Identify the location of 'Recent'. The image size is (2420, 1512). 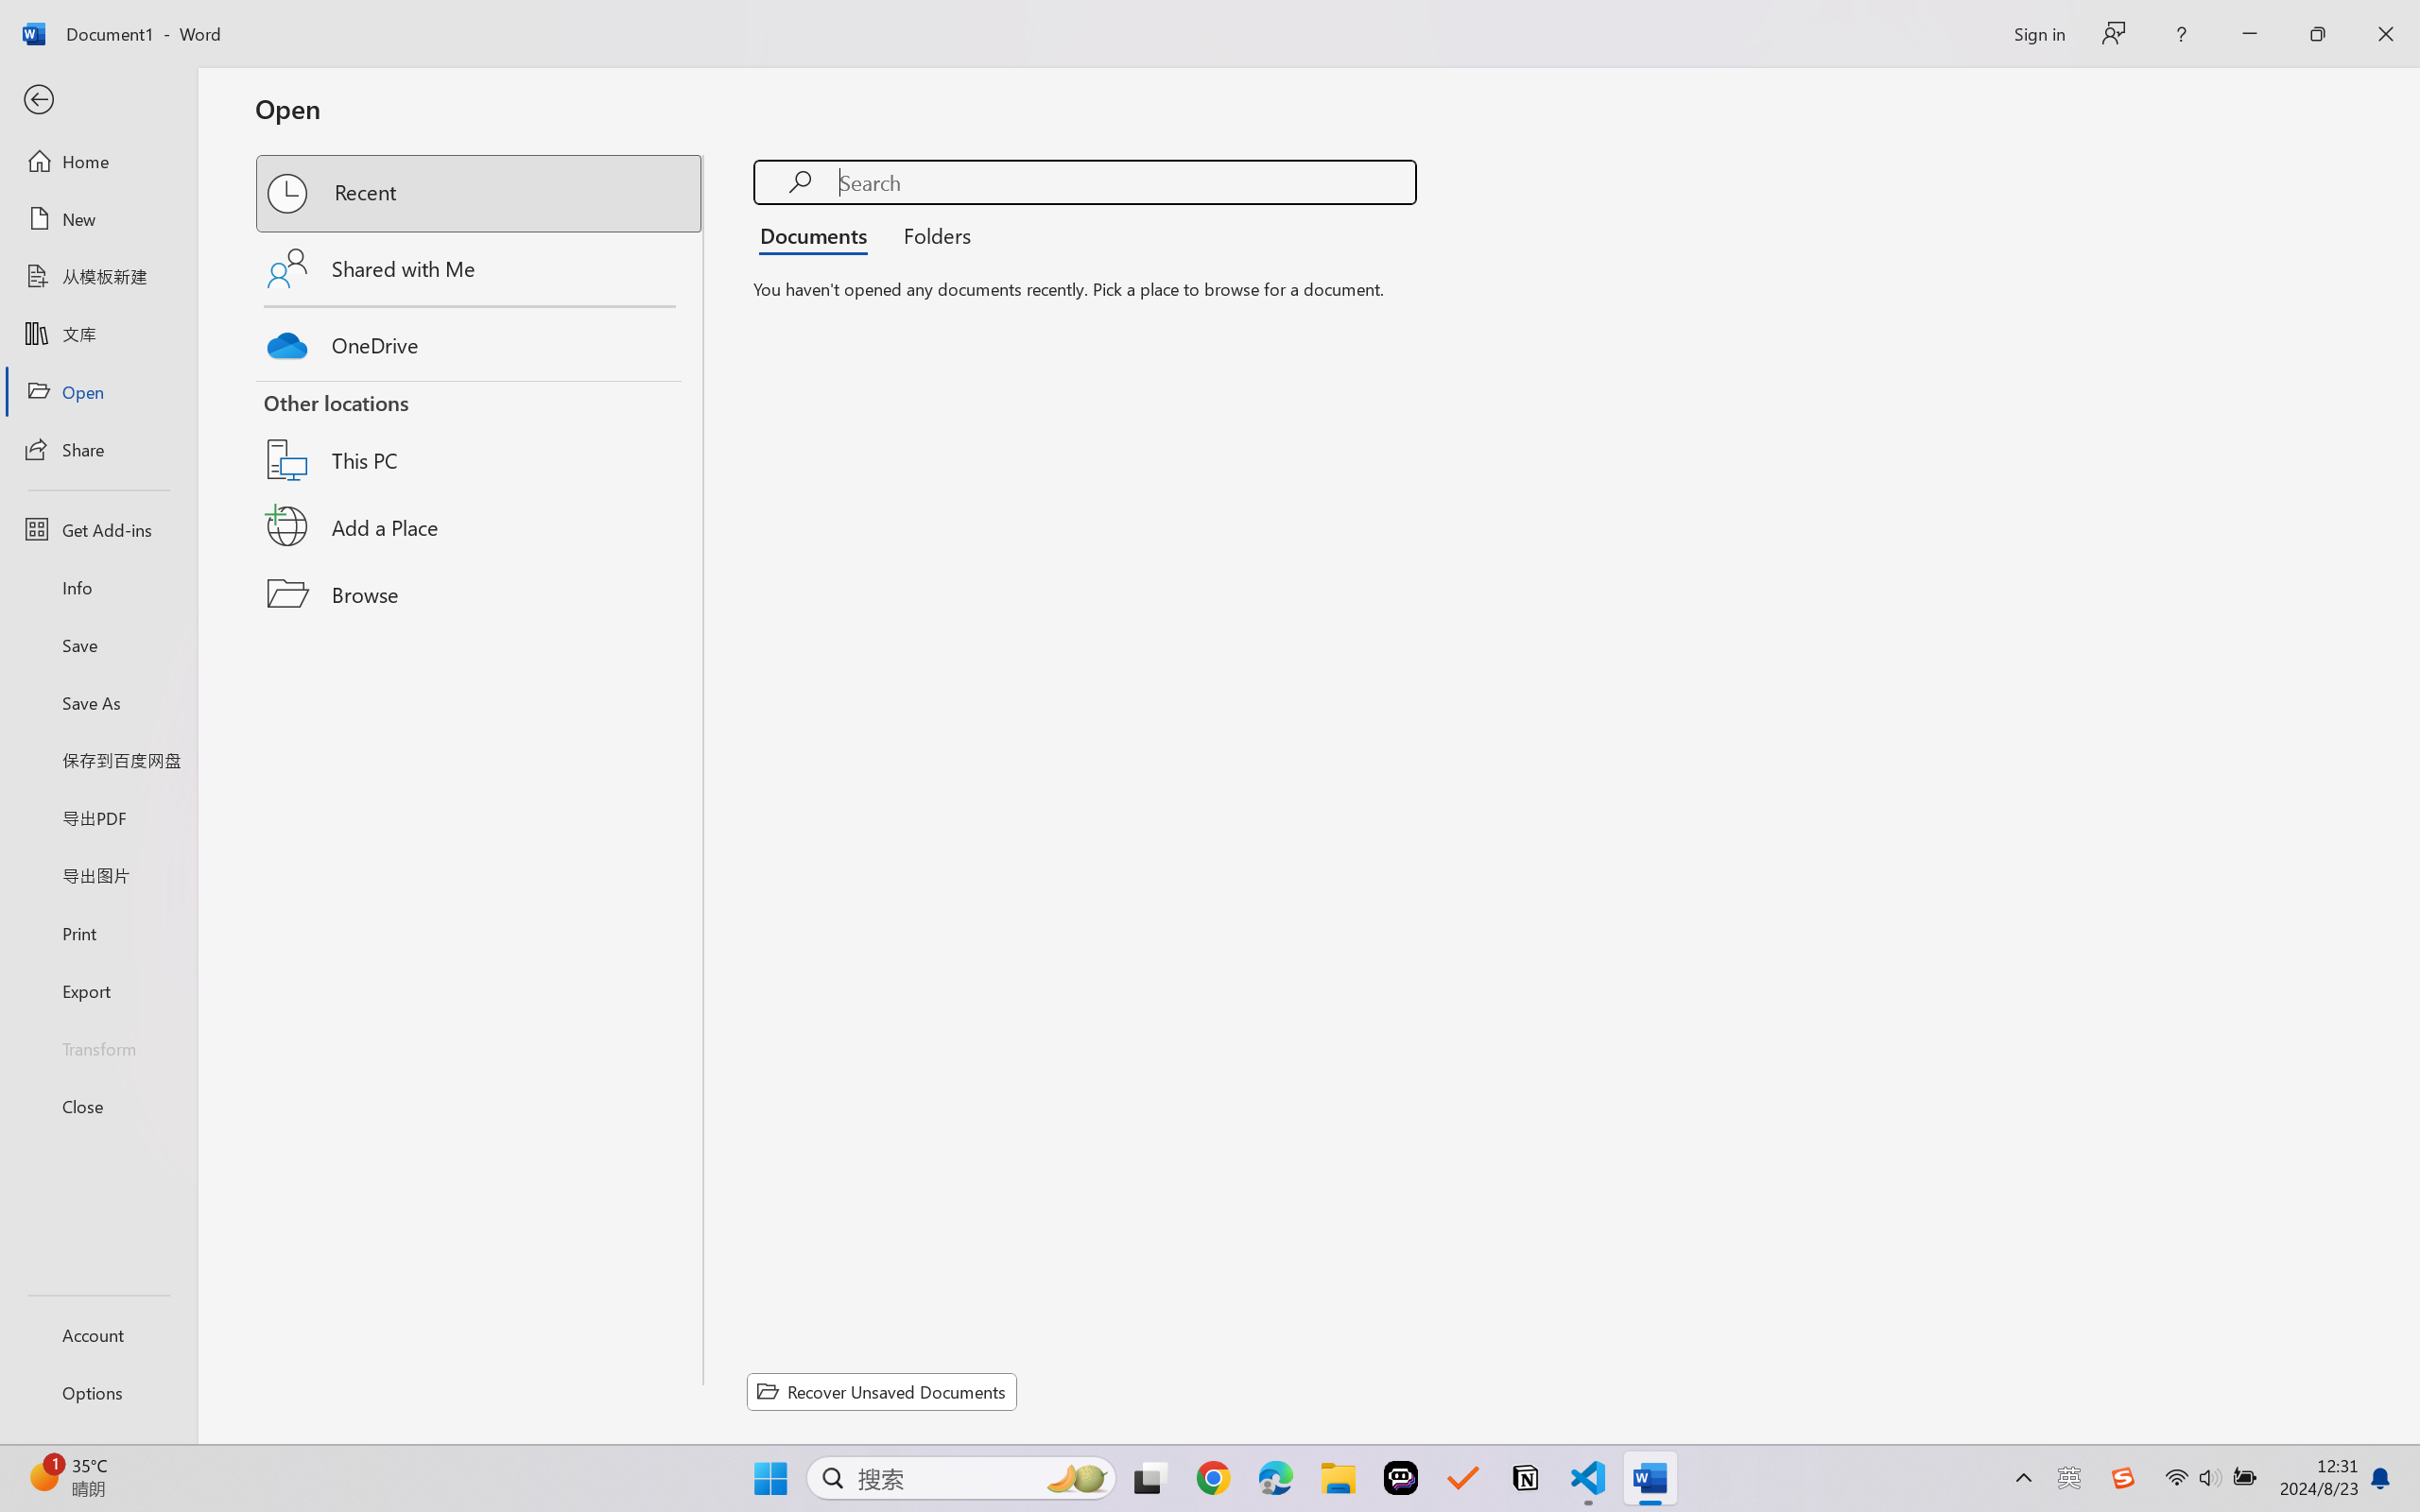
(480, 192).